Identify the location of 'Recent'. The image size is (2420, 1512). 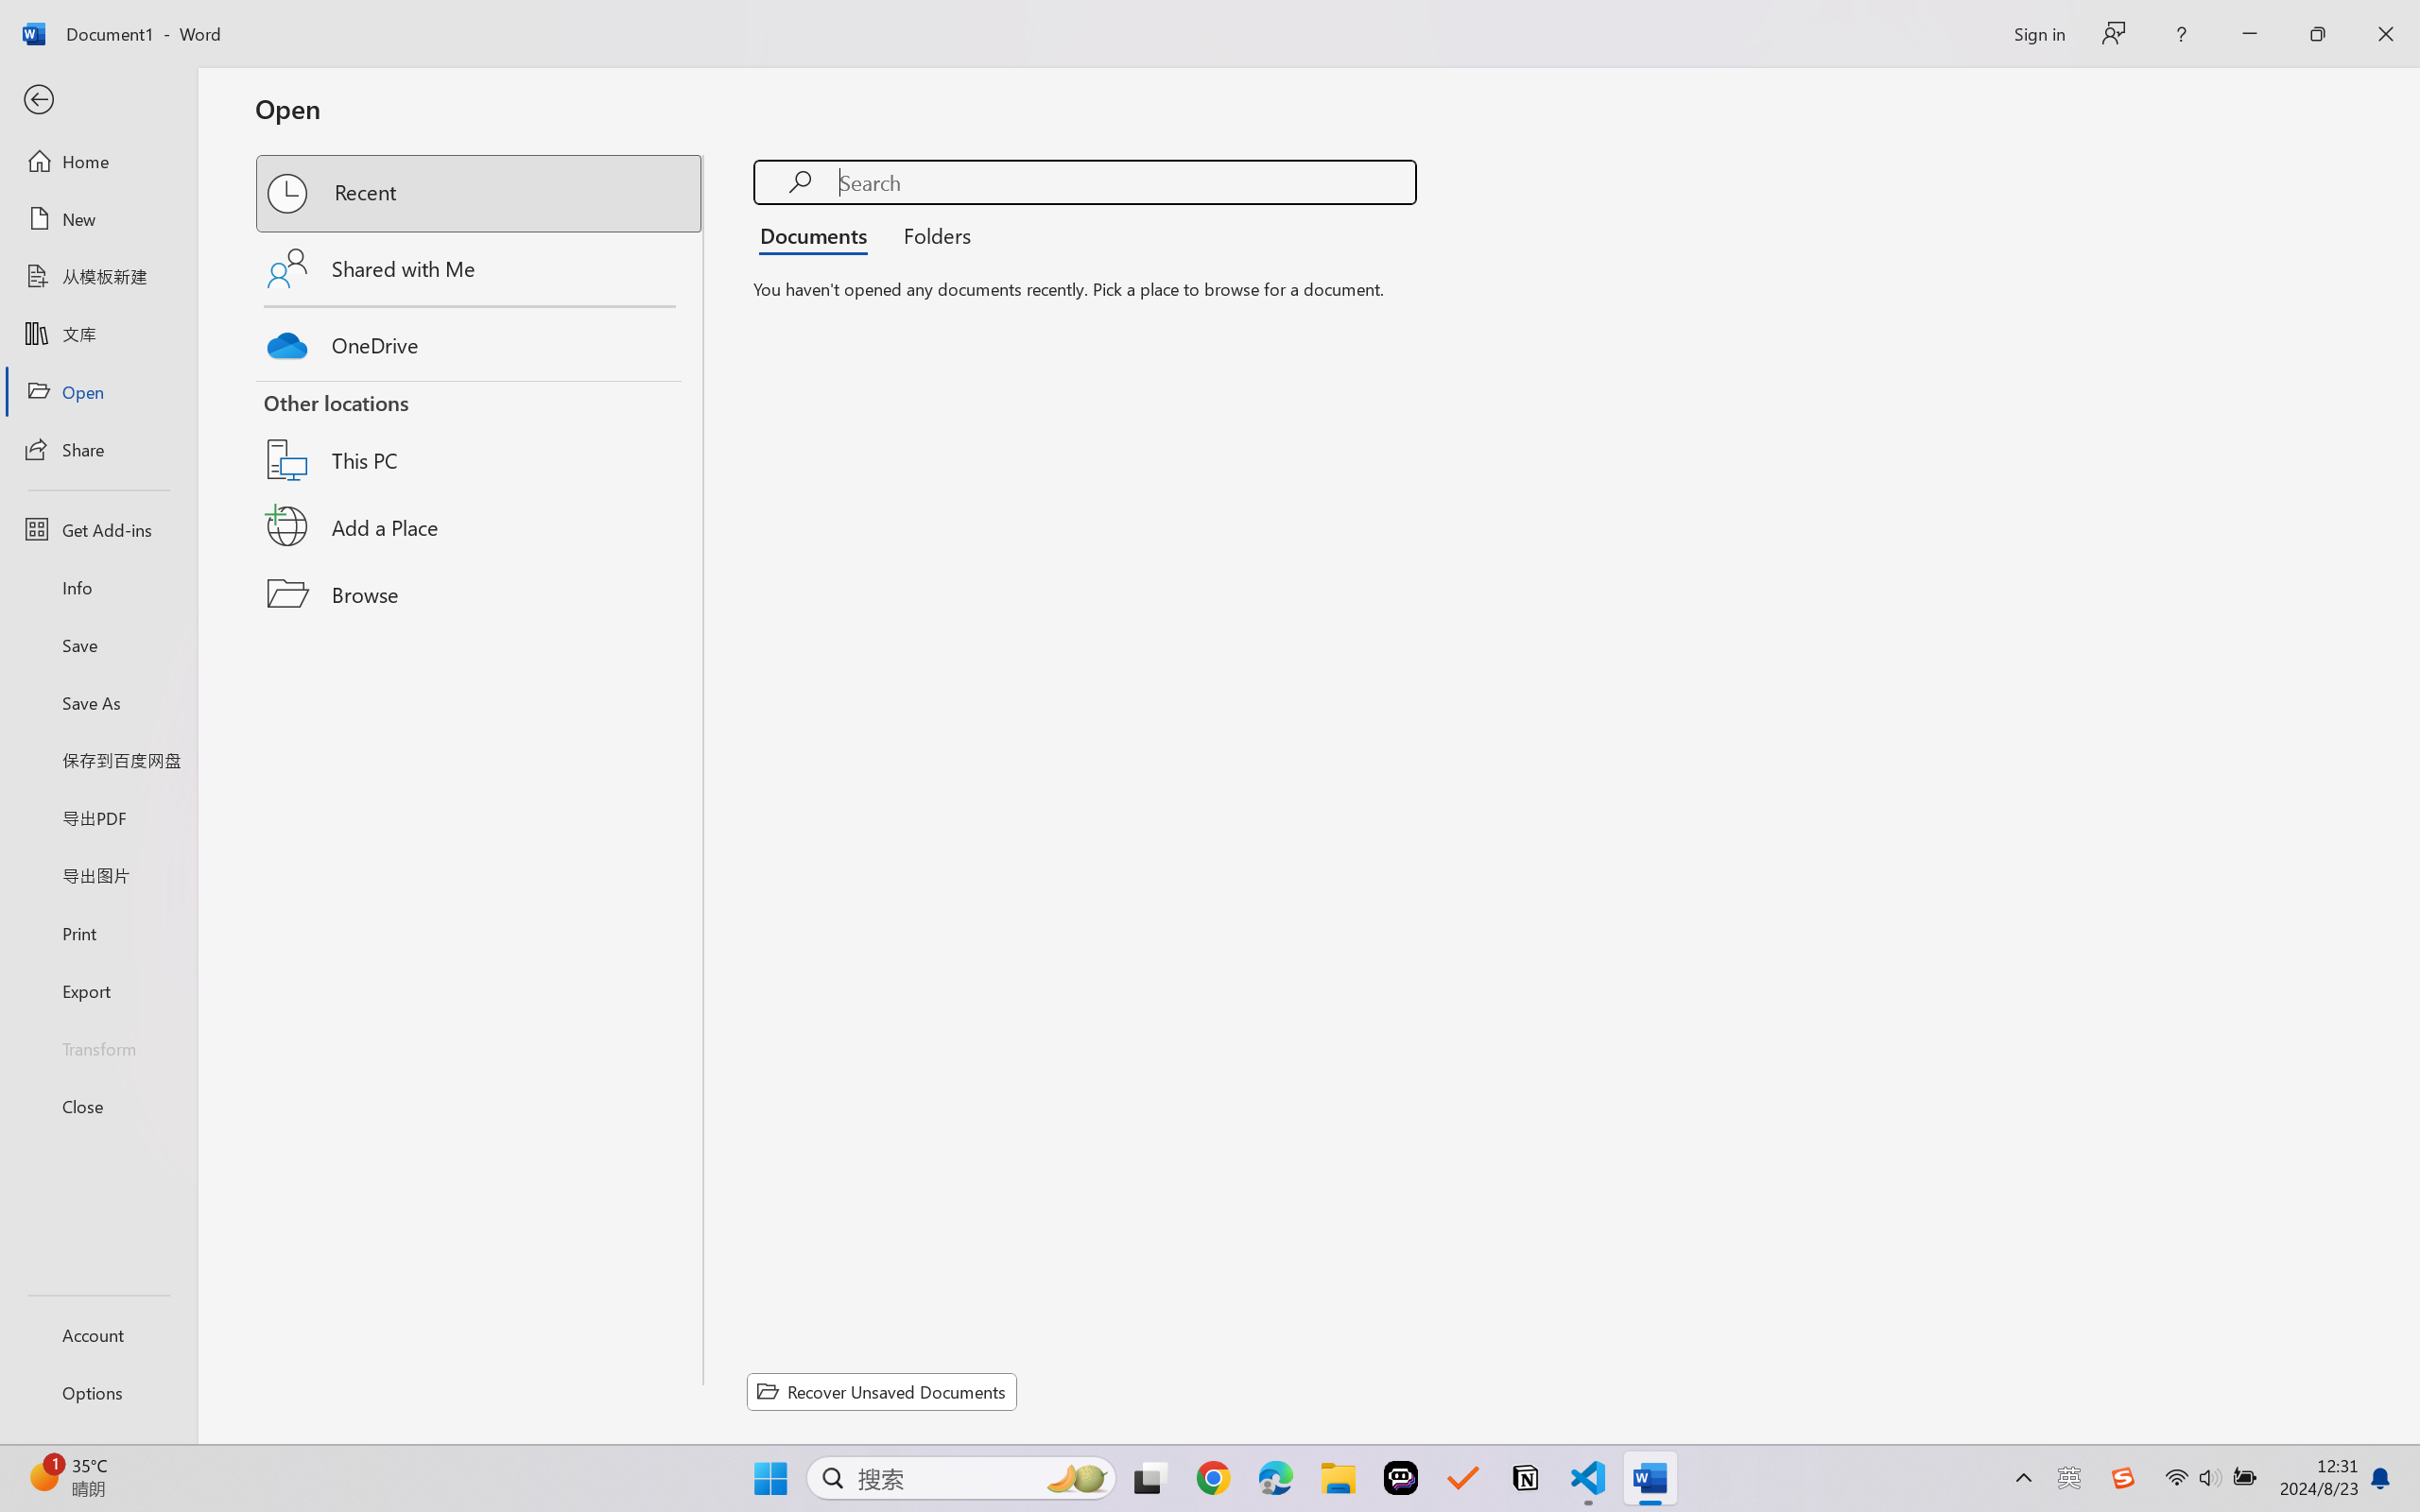
(480, 192).